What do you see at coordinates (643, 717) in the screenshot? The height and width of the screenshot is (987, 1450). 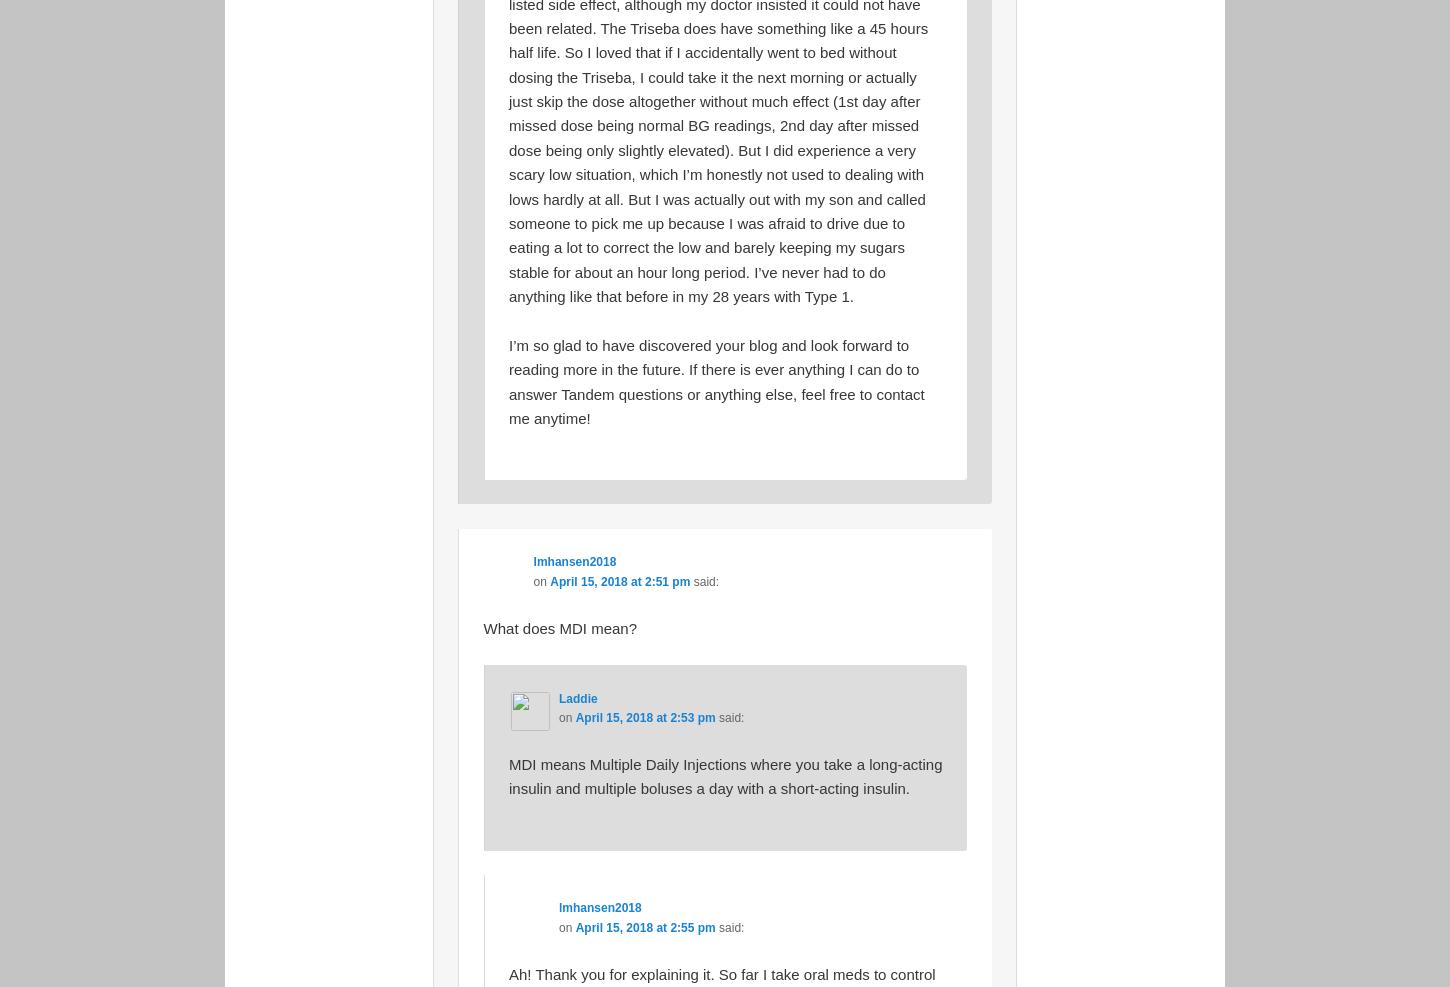 I see `'April 15, 2018 at 2:53 pm'` at bounding box center [643, 717].